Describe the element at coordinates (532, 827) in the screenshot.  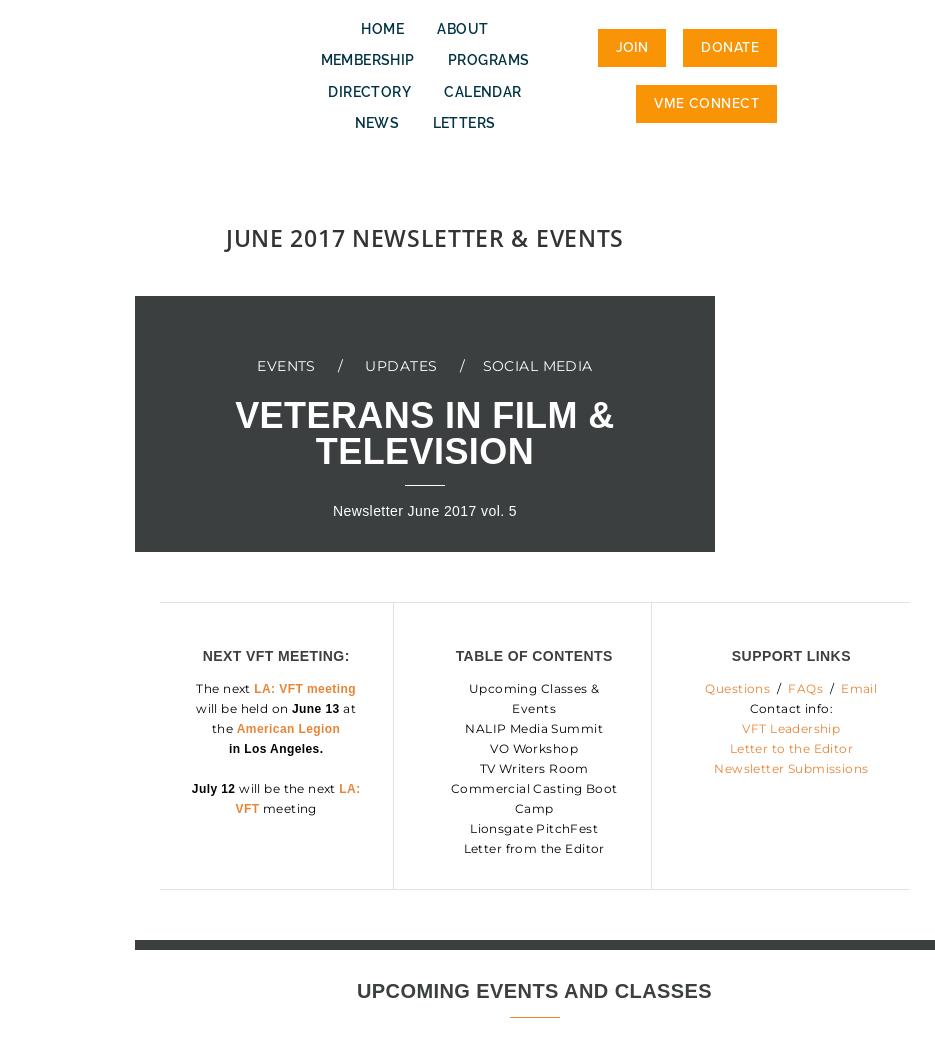
I see `'Lionsgate PitchFest'` at that location.